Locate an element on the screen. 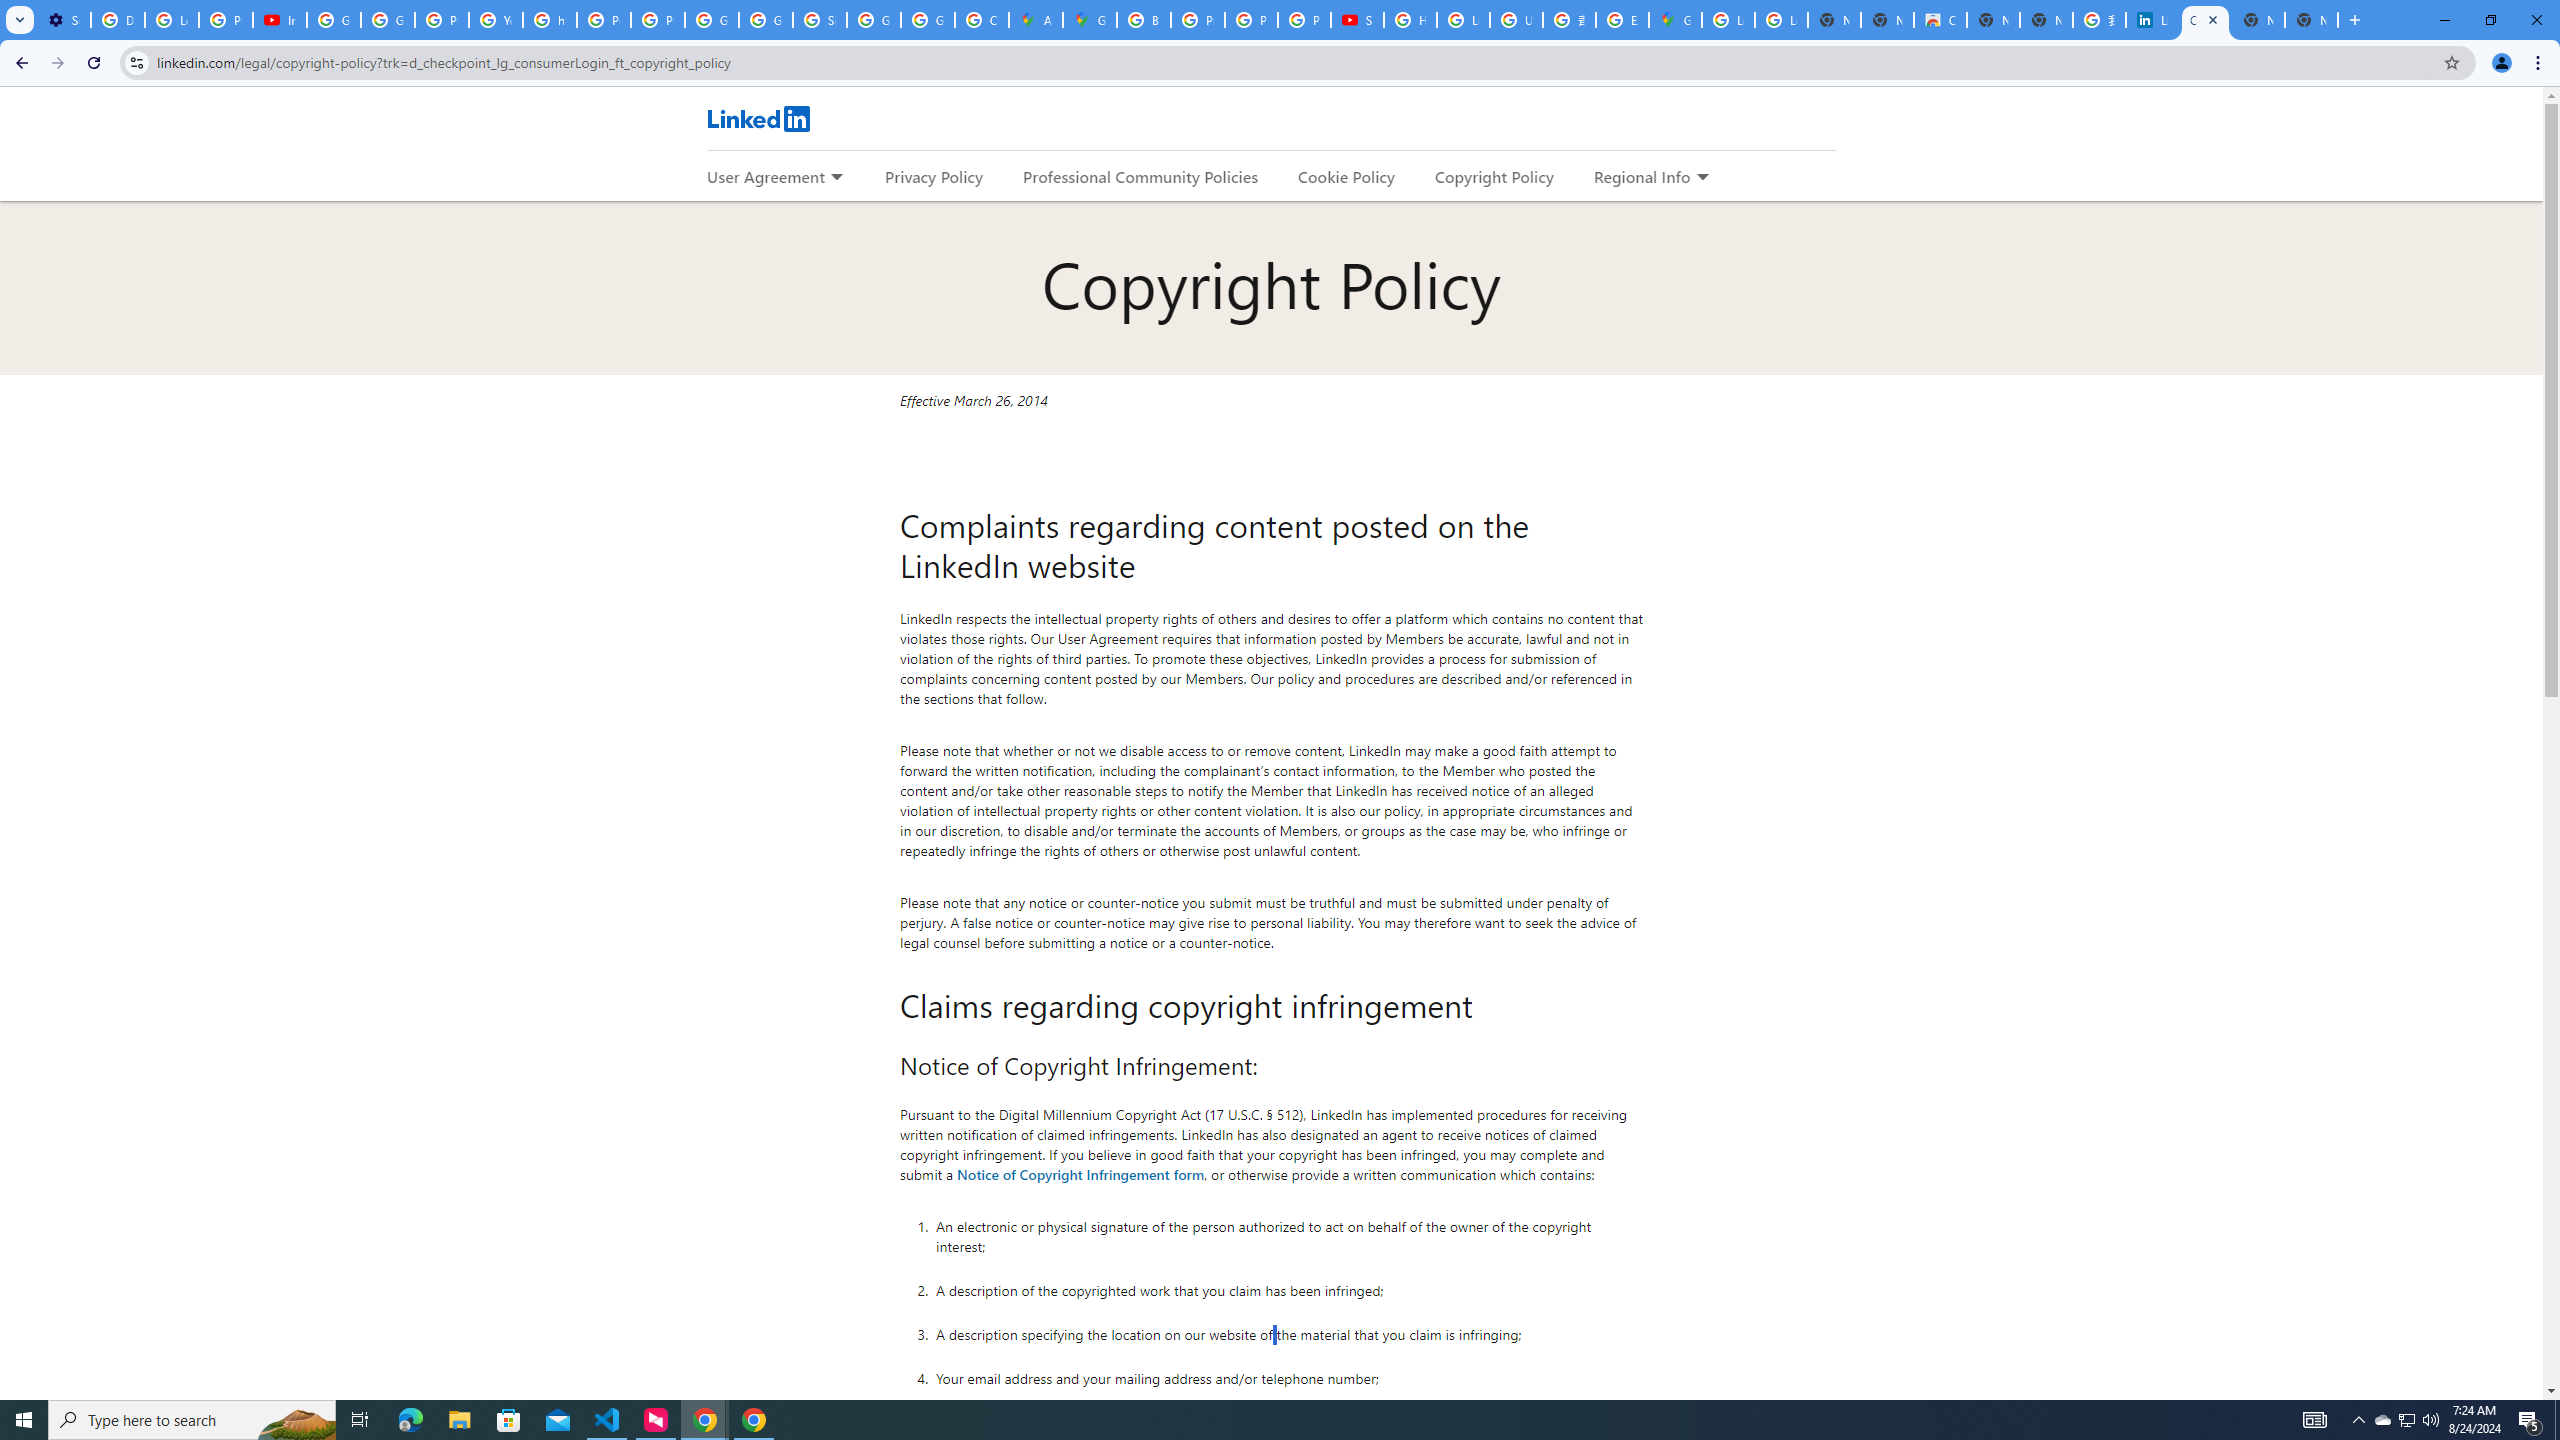  'Google Account Help' is located at coordinates (334, 19).